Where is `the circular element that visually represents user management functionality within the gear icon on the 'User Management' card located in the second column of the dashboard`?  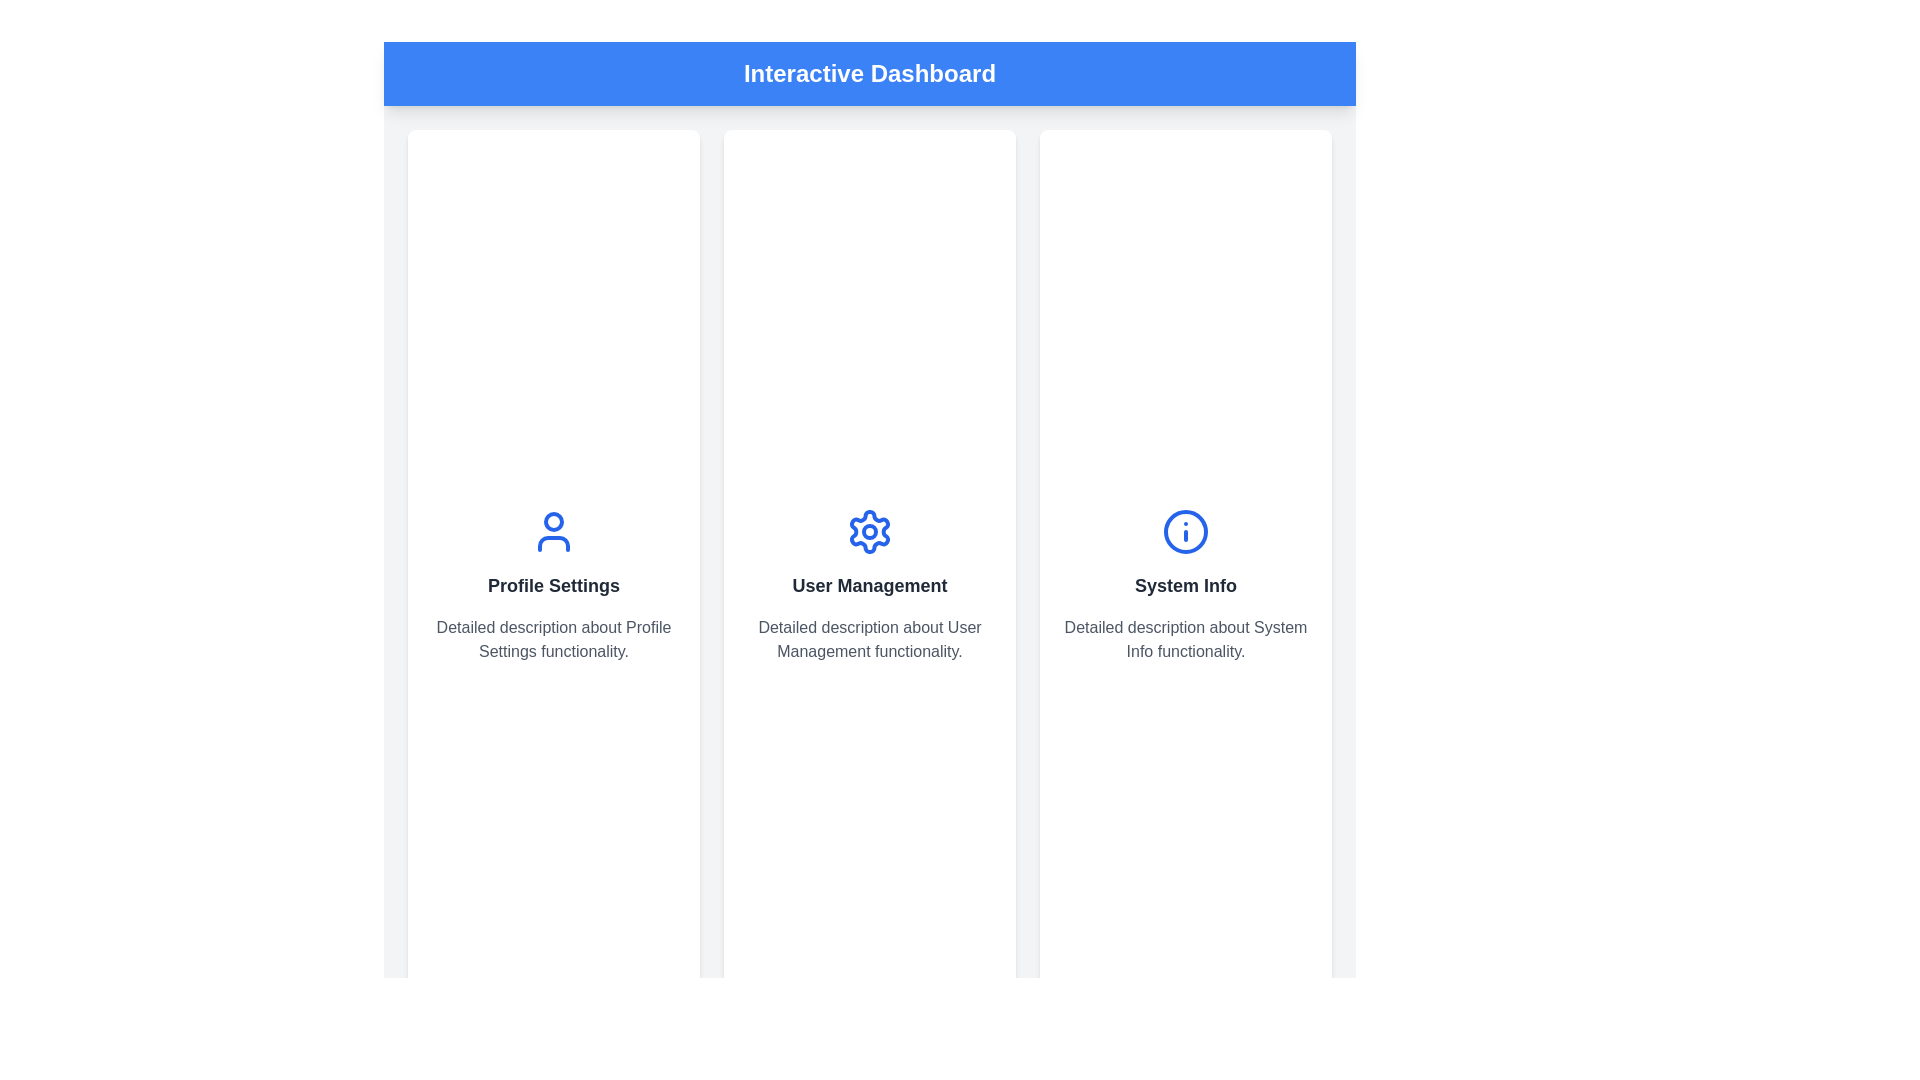
the circular element that visually represents user management functionality within the gear icon on the 'User Management' card located in the second column of the dashboard is located at coordinates (869, 531).